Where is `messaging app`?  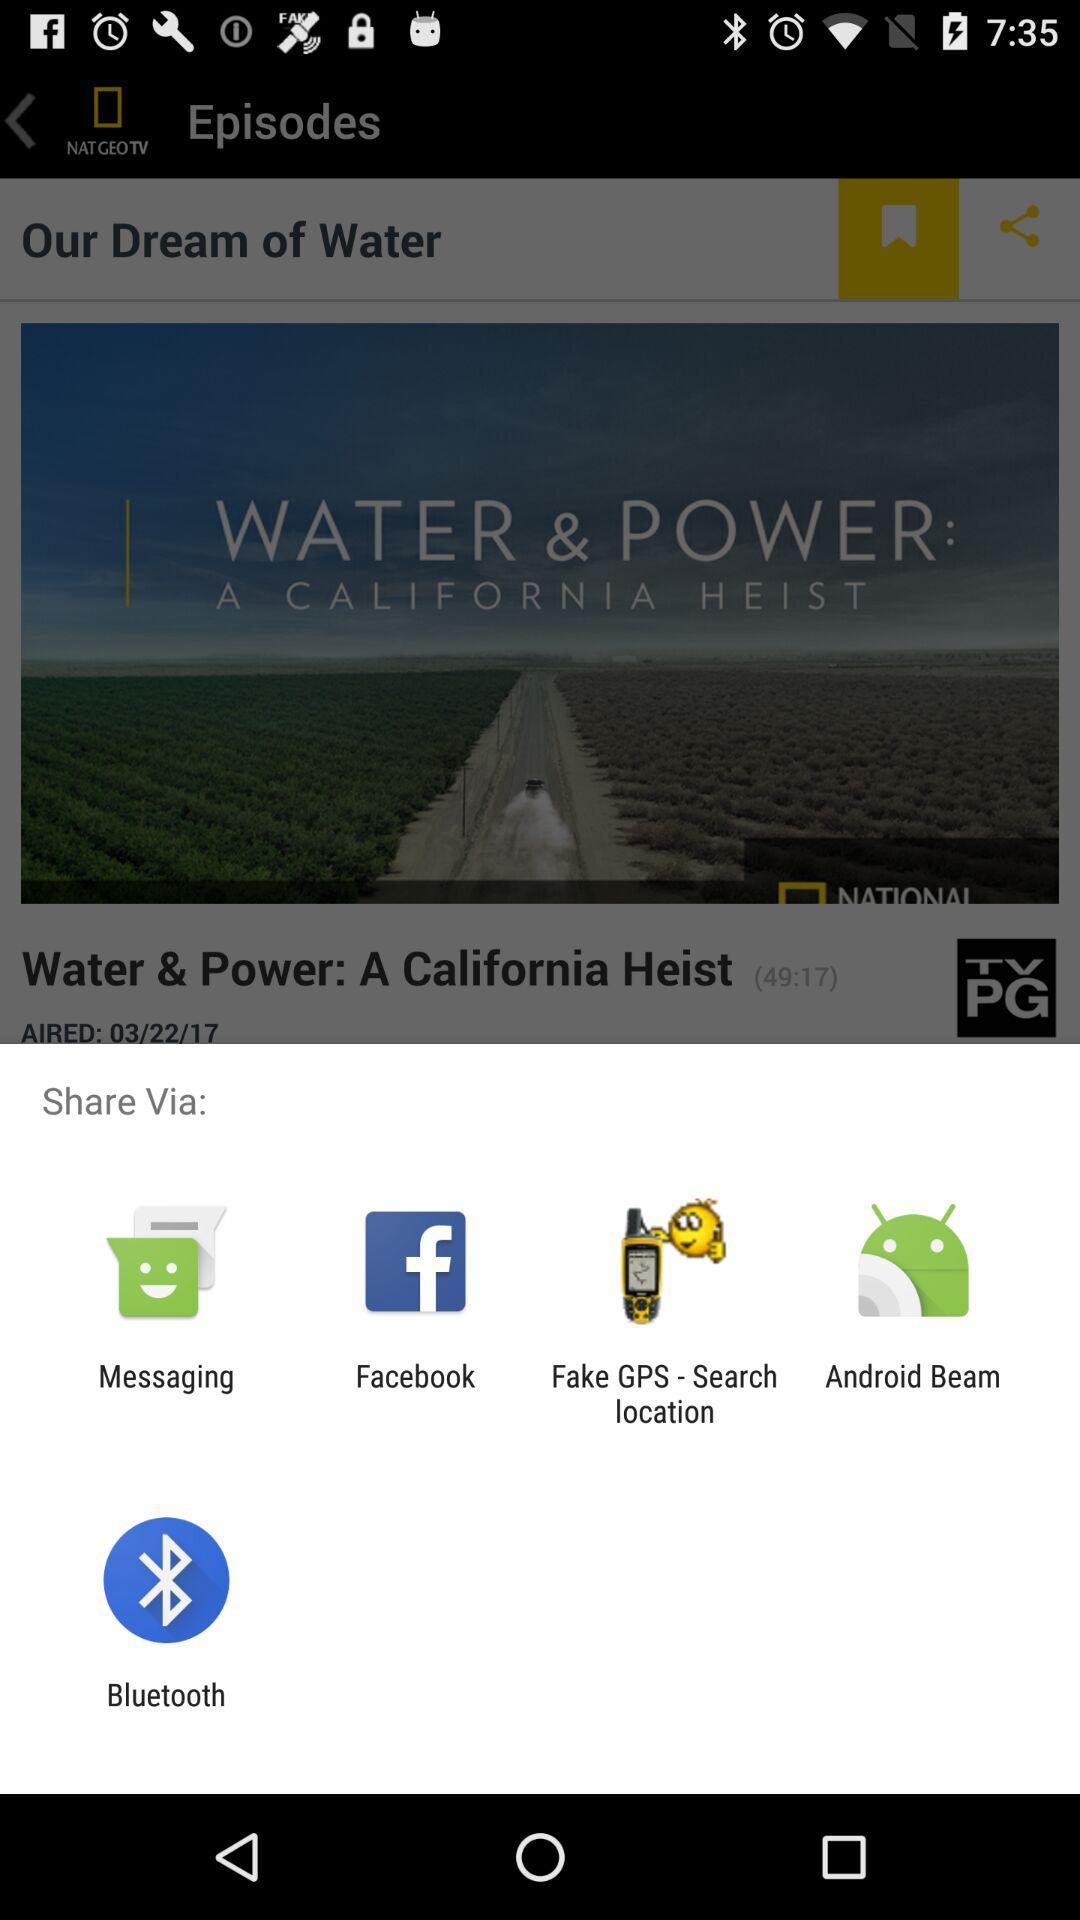 messaging app is located at coordinates (165, 1392).